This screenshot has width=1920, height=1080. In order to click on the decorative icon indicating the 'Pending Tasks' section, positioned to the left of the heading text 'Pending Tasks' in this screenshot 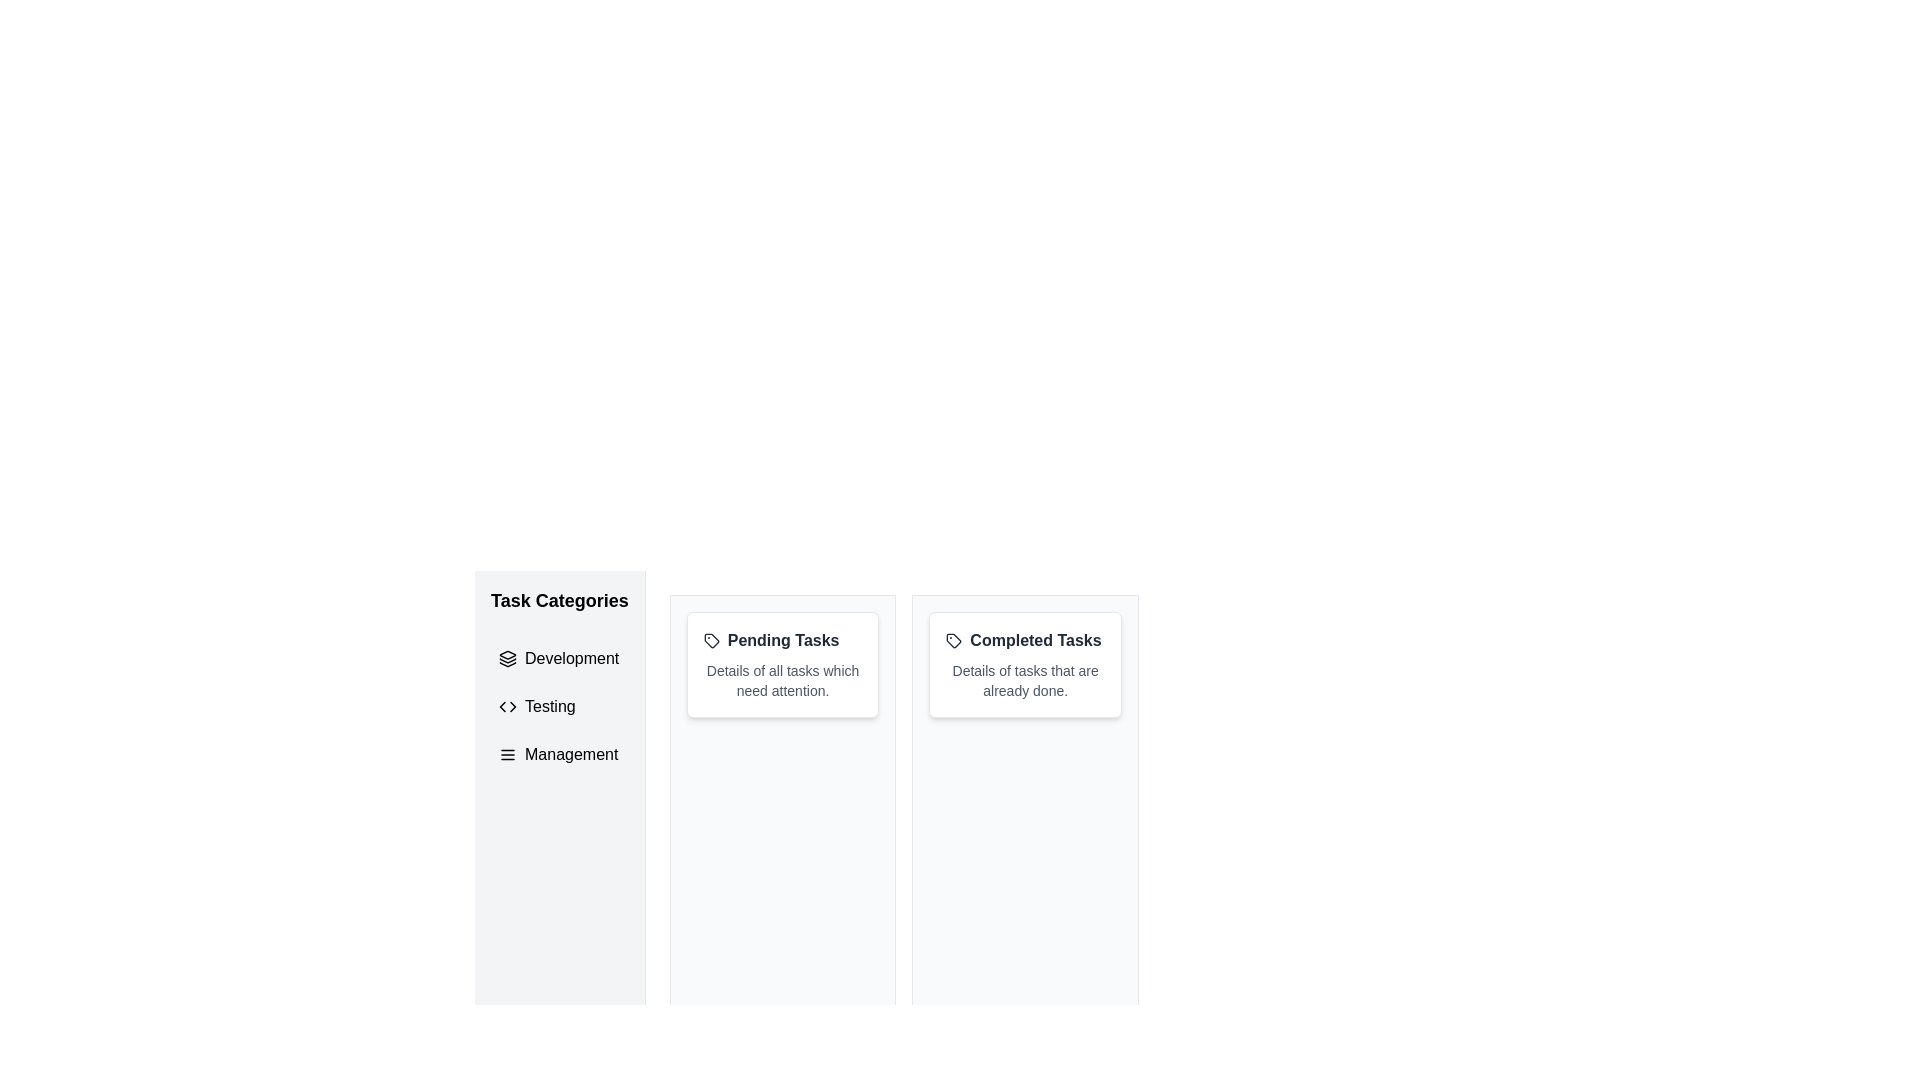, I will do `click(953, 640)`.